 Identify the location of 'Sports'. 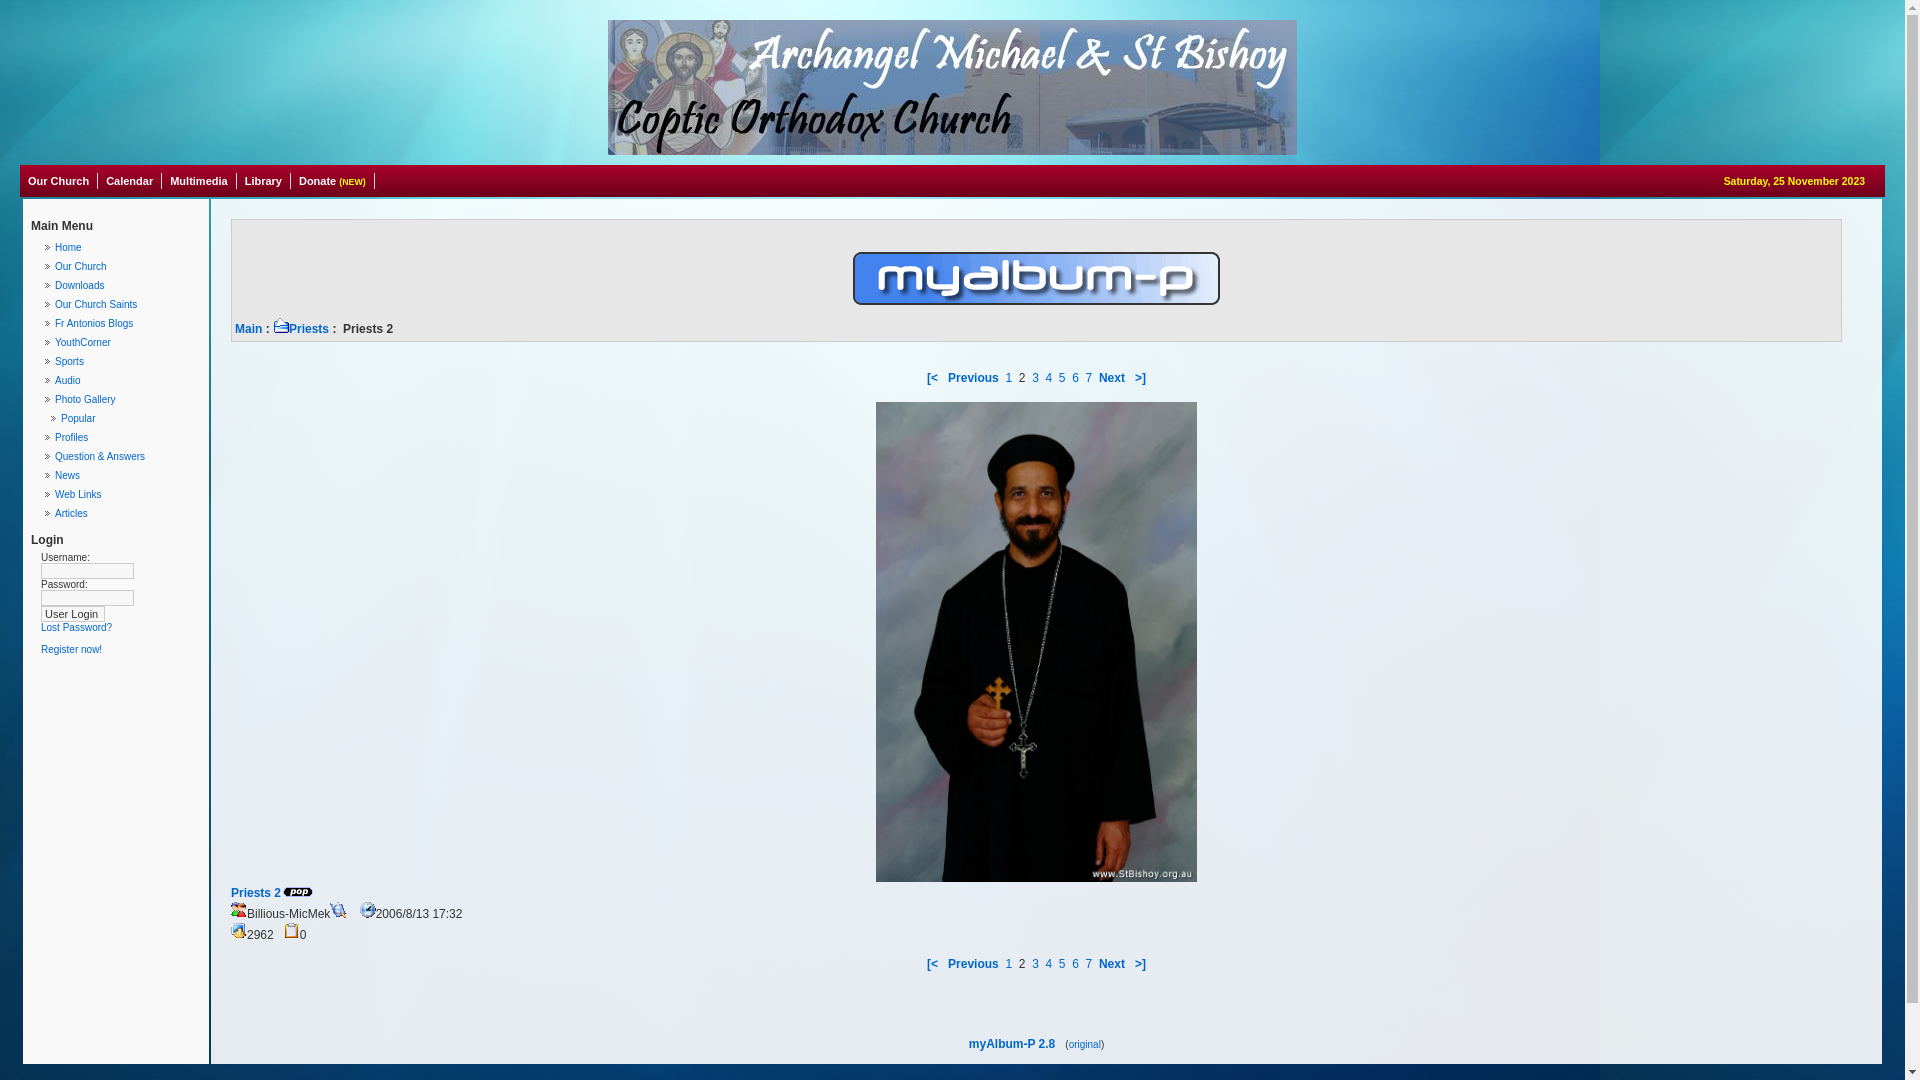
(119, 361).